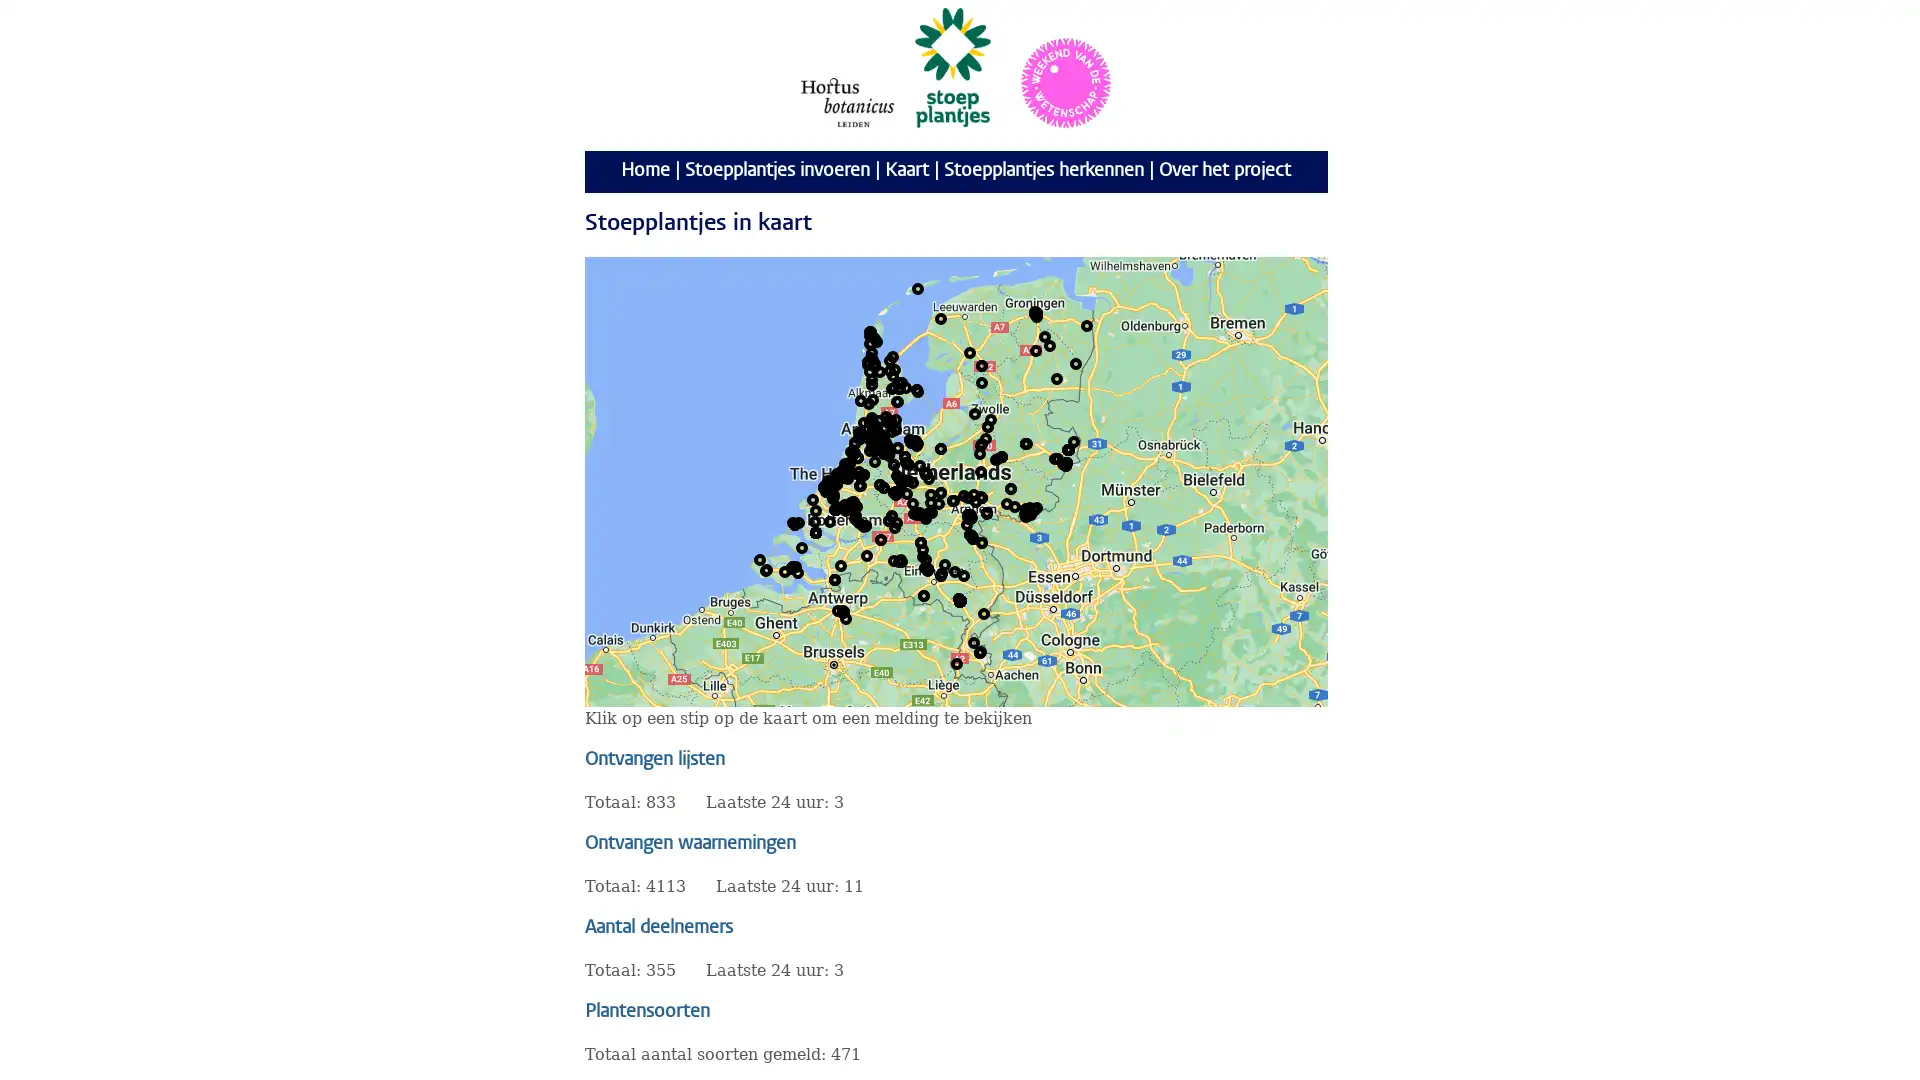 The height and width of the screenshot is (1080, 1920). What do you see at coordinates (835, 508) in the screenshot?
I see `Telling van Ineke op 09 mei 2022` at bounding box center [835, 508].